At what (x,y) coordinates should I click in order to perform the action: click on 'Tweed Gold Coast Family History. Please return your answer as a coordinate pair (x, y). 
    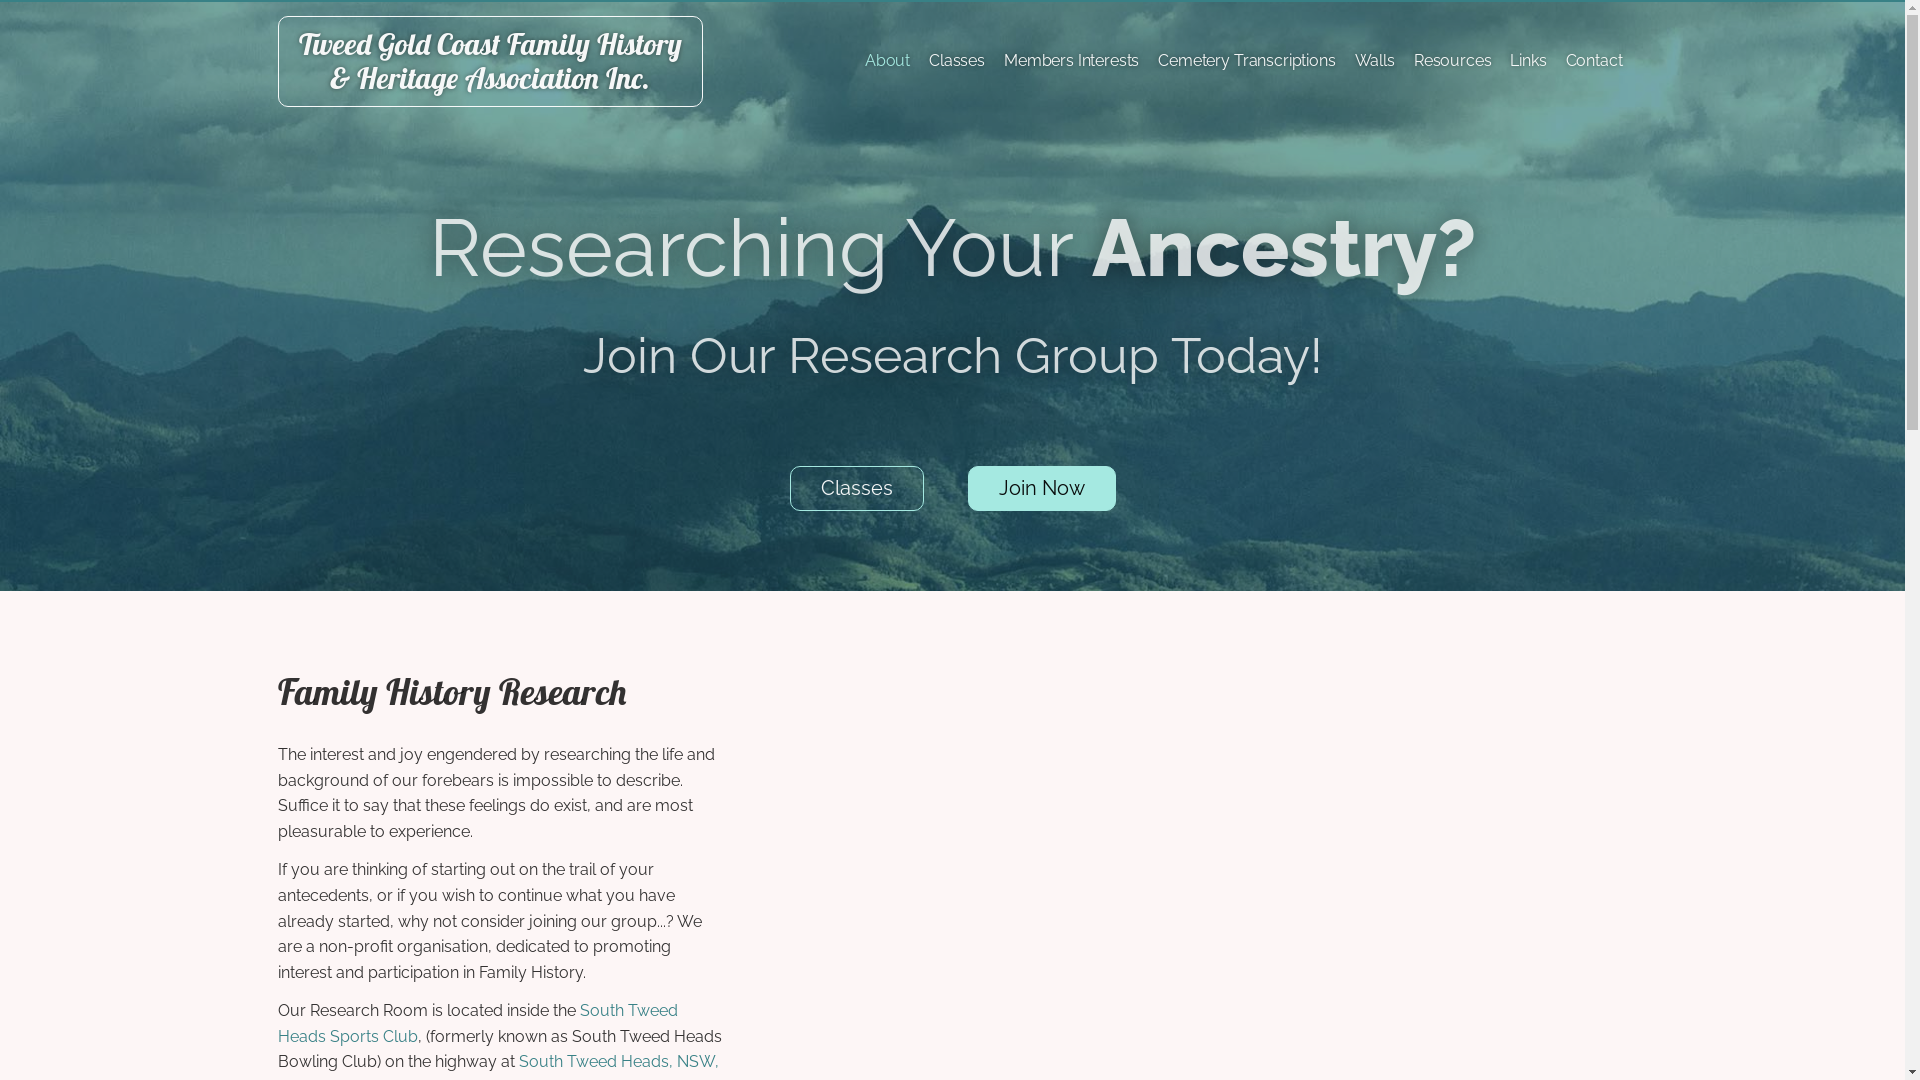
    Looking at the image, I should click on (490, 60).